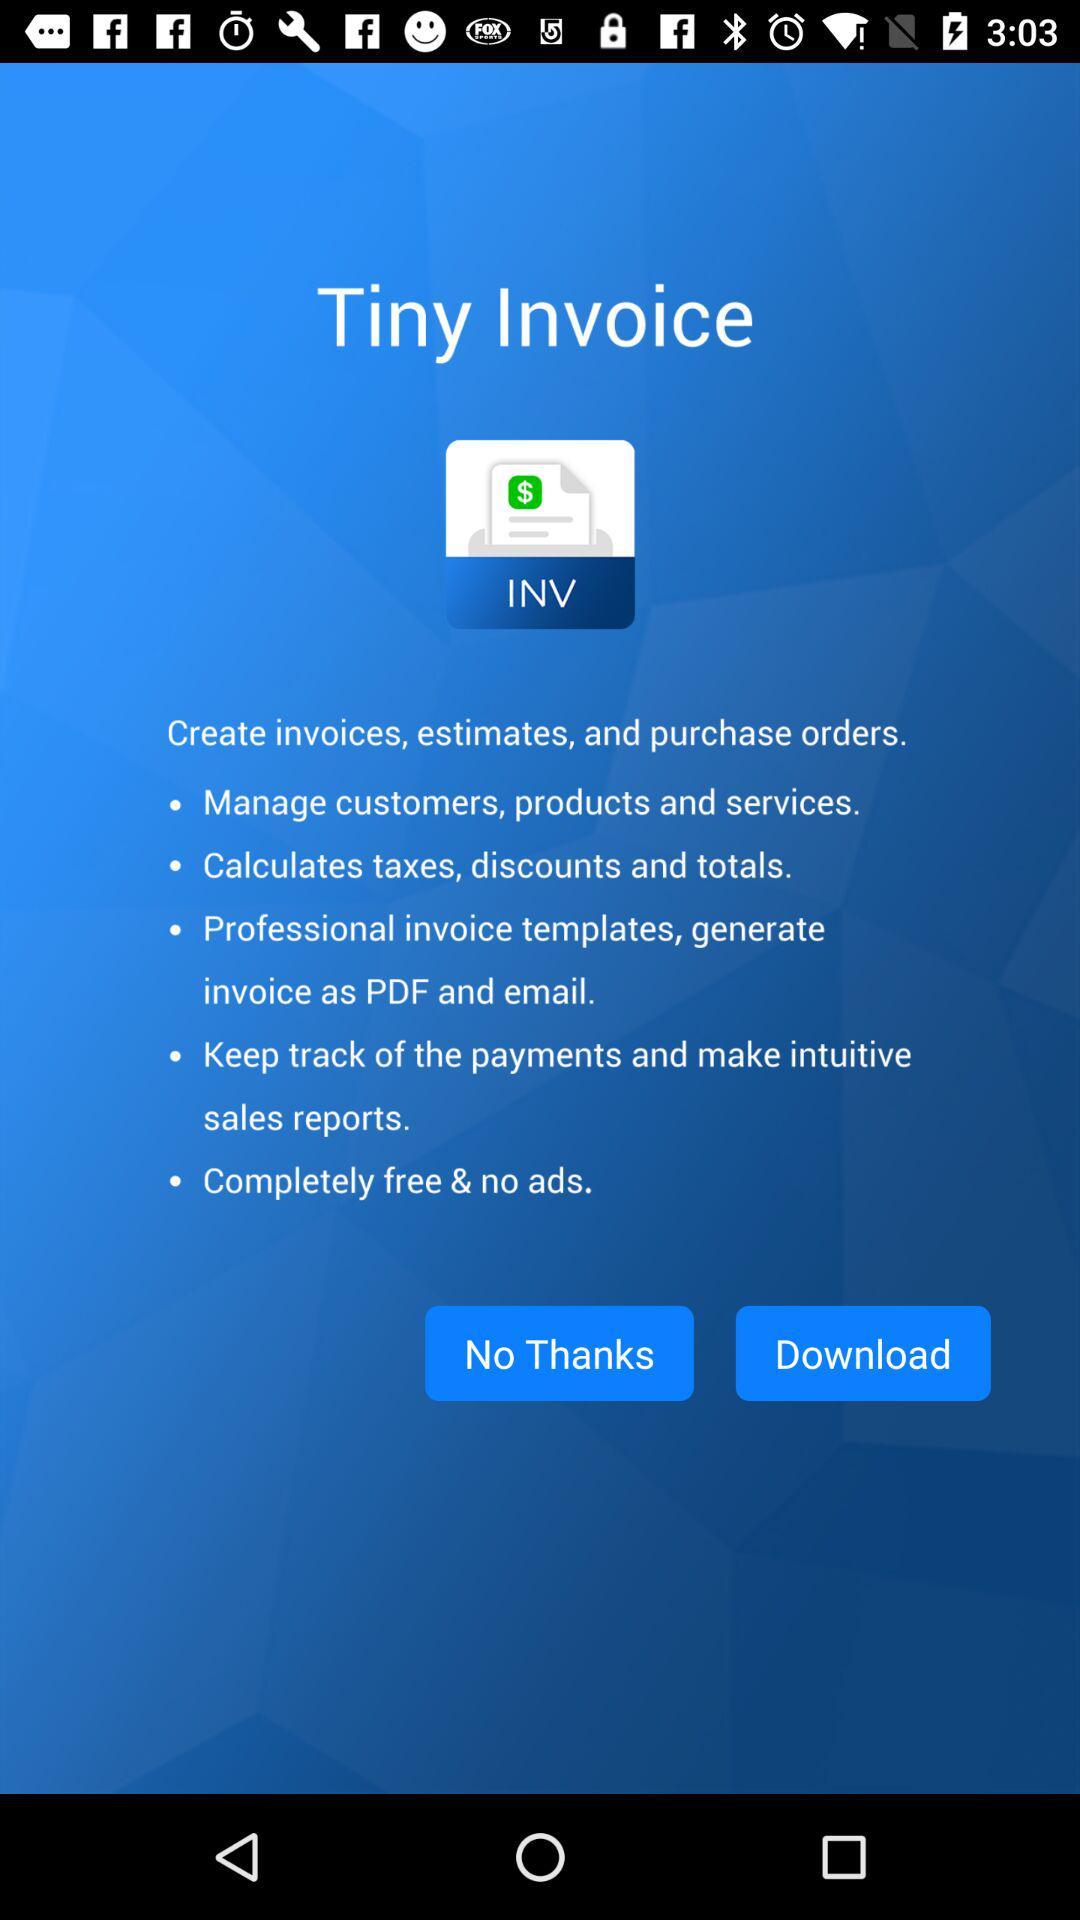  What do you see at coordinates (559, 1353) in the screenshot?
I see `item next to download item` at bounding box center [559, 1353].